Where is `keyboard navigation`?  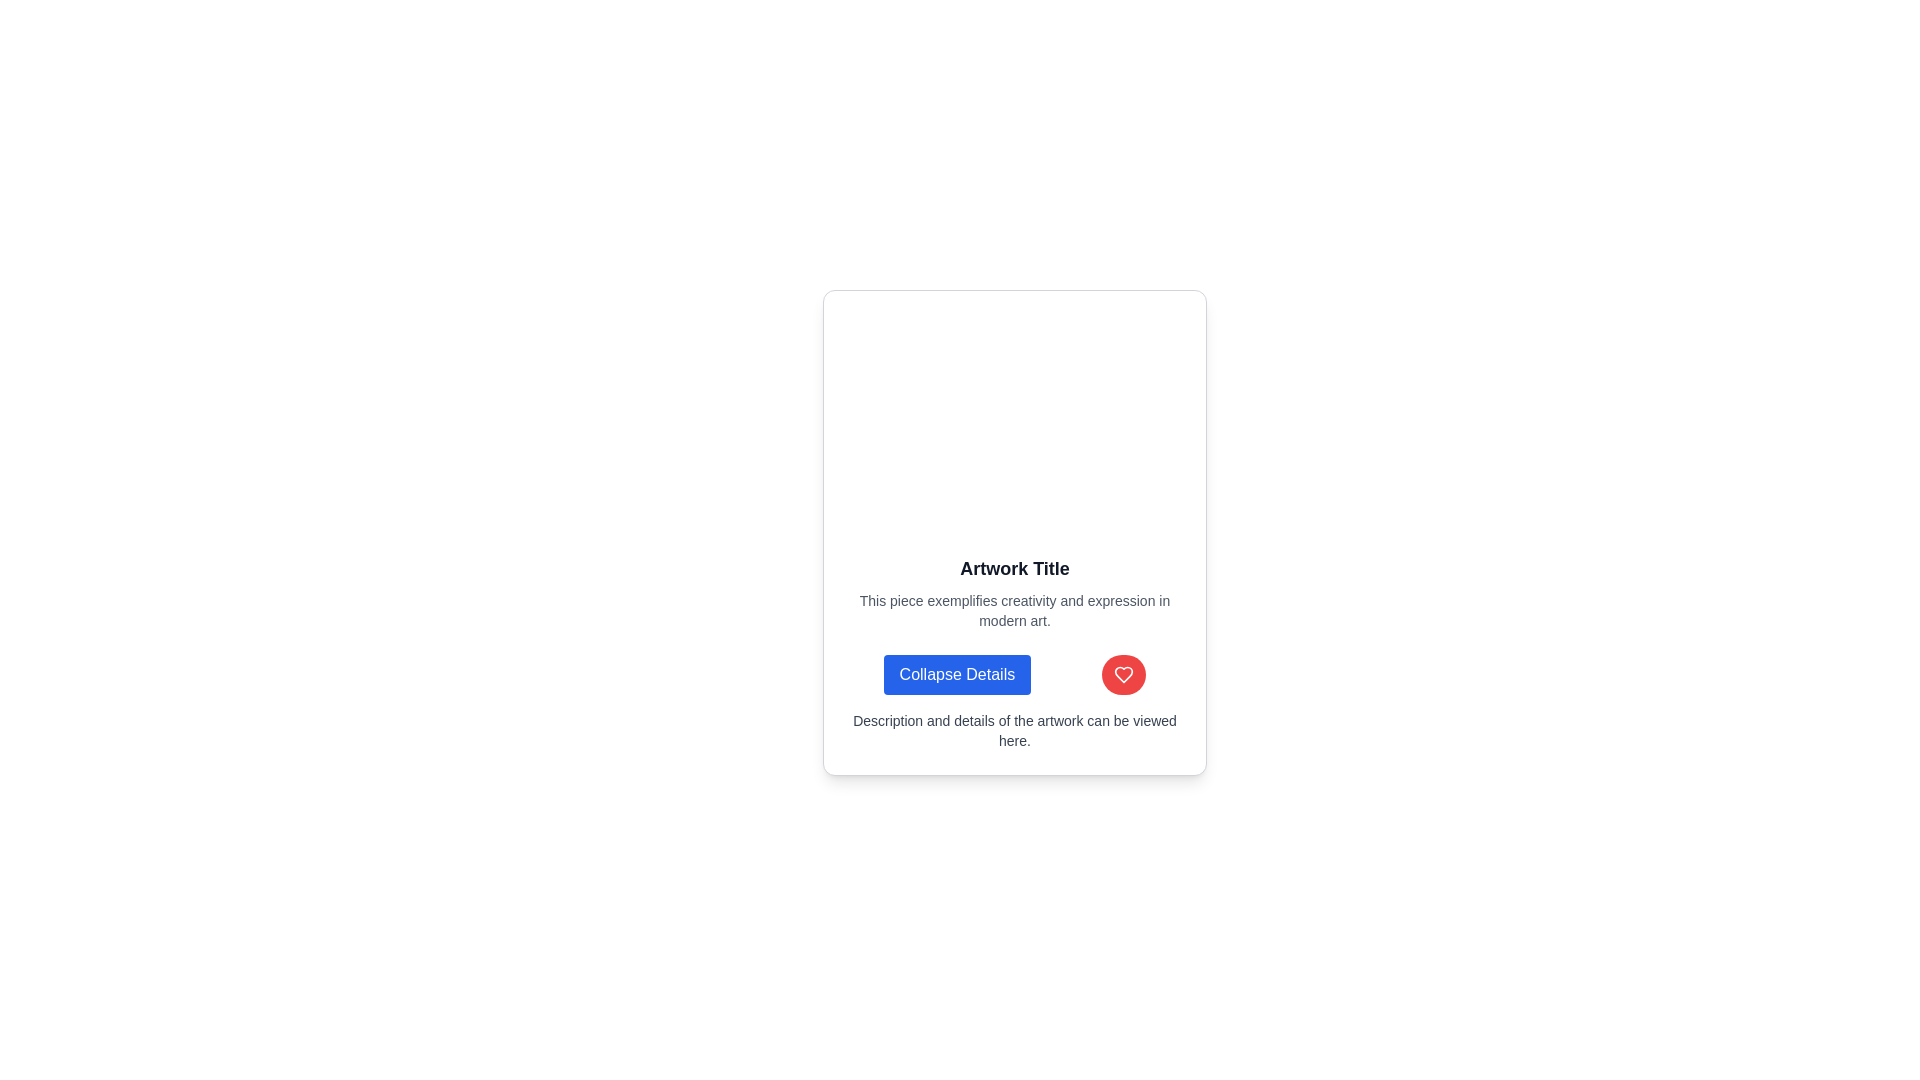 keyboard navigation is located at coordinates (956, 675).